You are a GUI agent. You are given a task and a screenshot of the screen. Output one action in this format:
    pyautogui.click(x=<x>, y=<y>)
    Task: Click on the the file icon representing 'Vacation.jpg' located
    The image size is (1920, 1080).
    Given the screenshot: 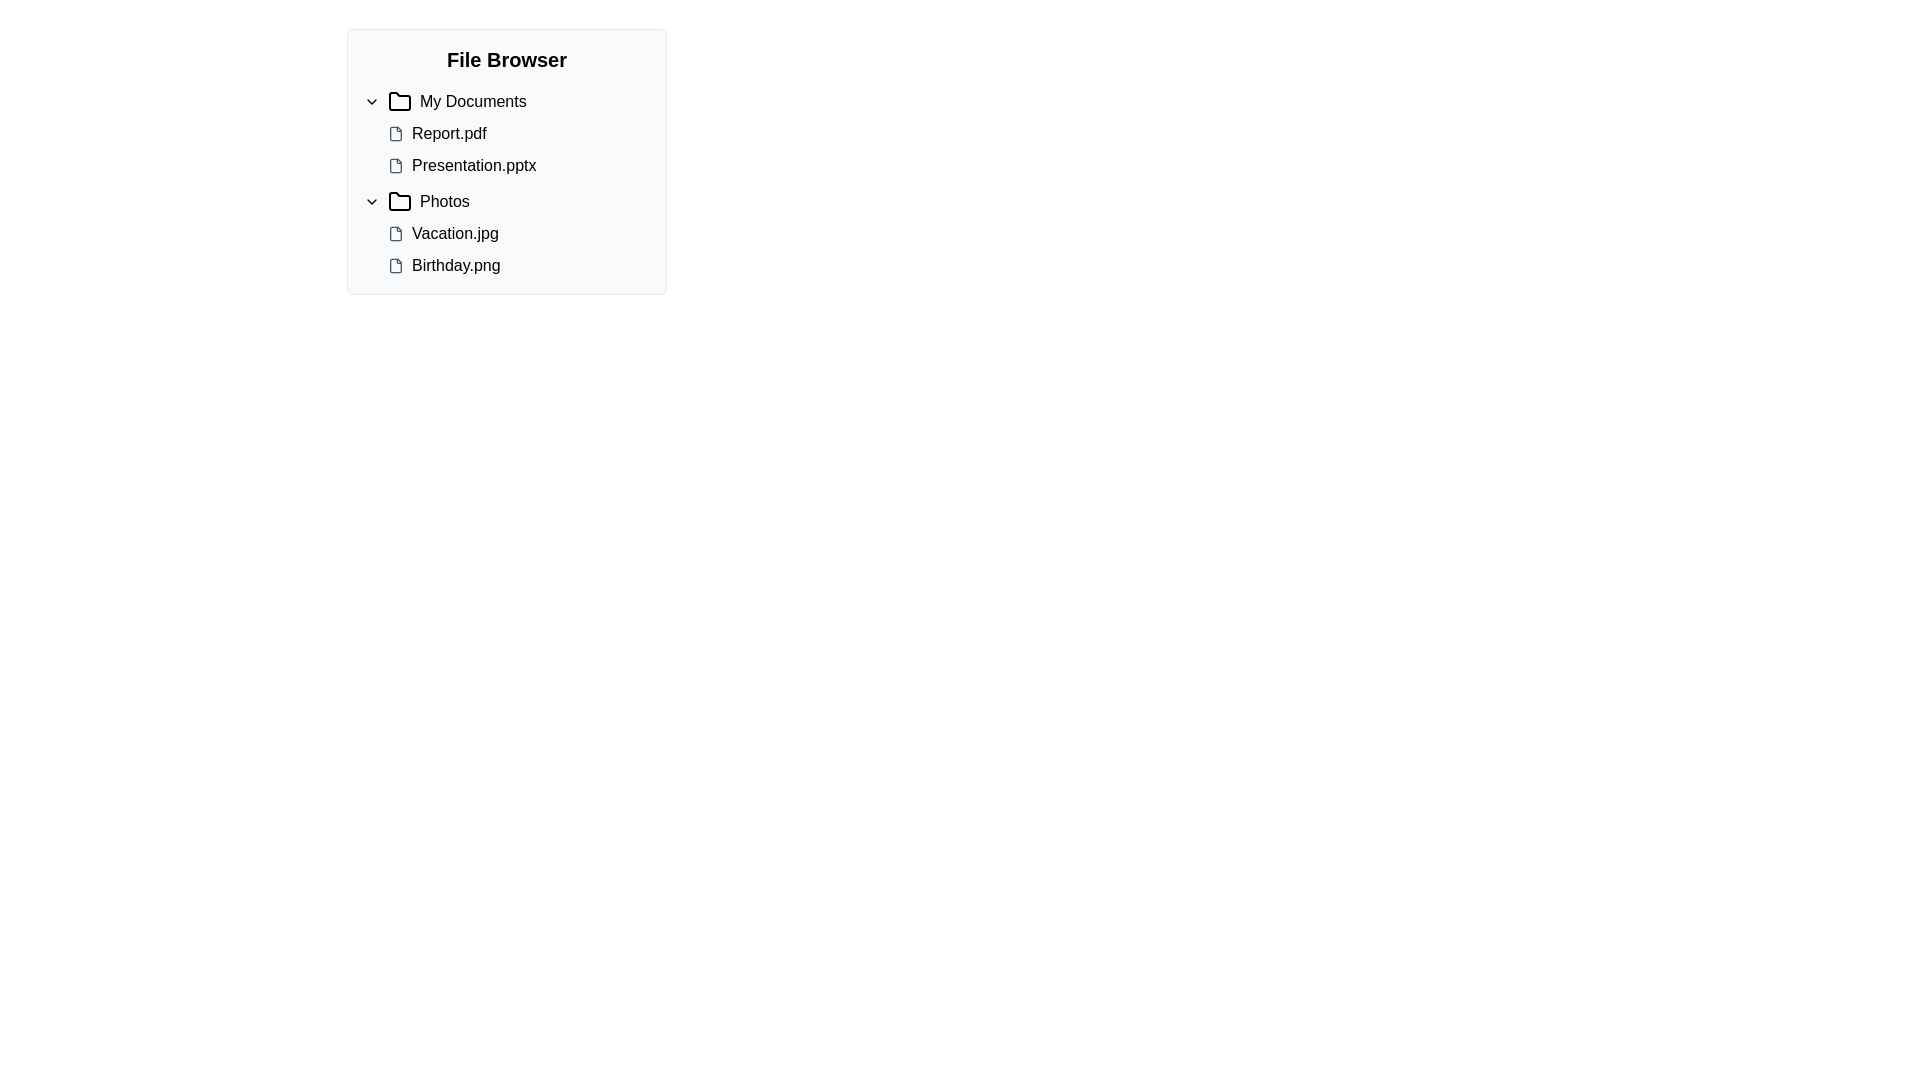 What is the action you would take?
    pyautogui.click(x=395, y=233)
    